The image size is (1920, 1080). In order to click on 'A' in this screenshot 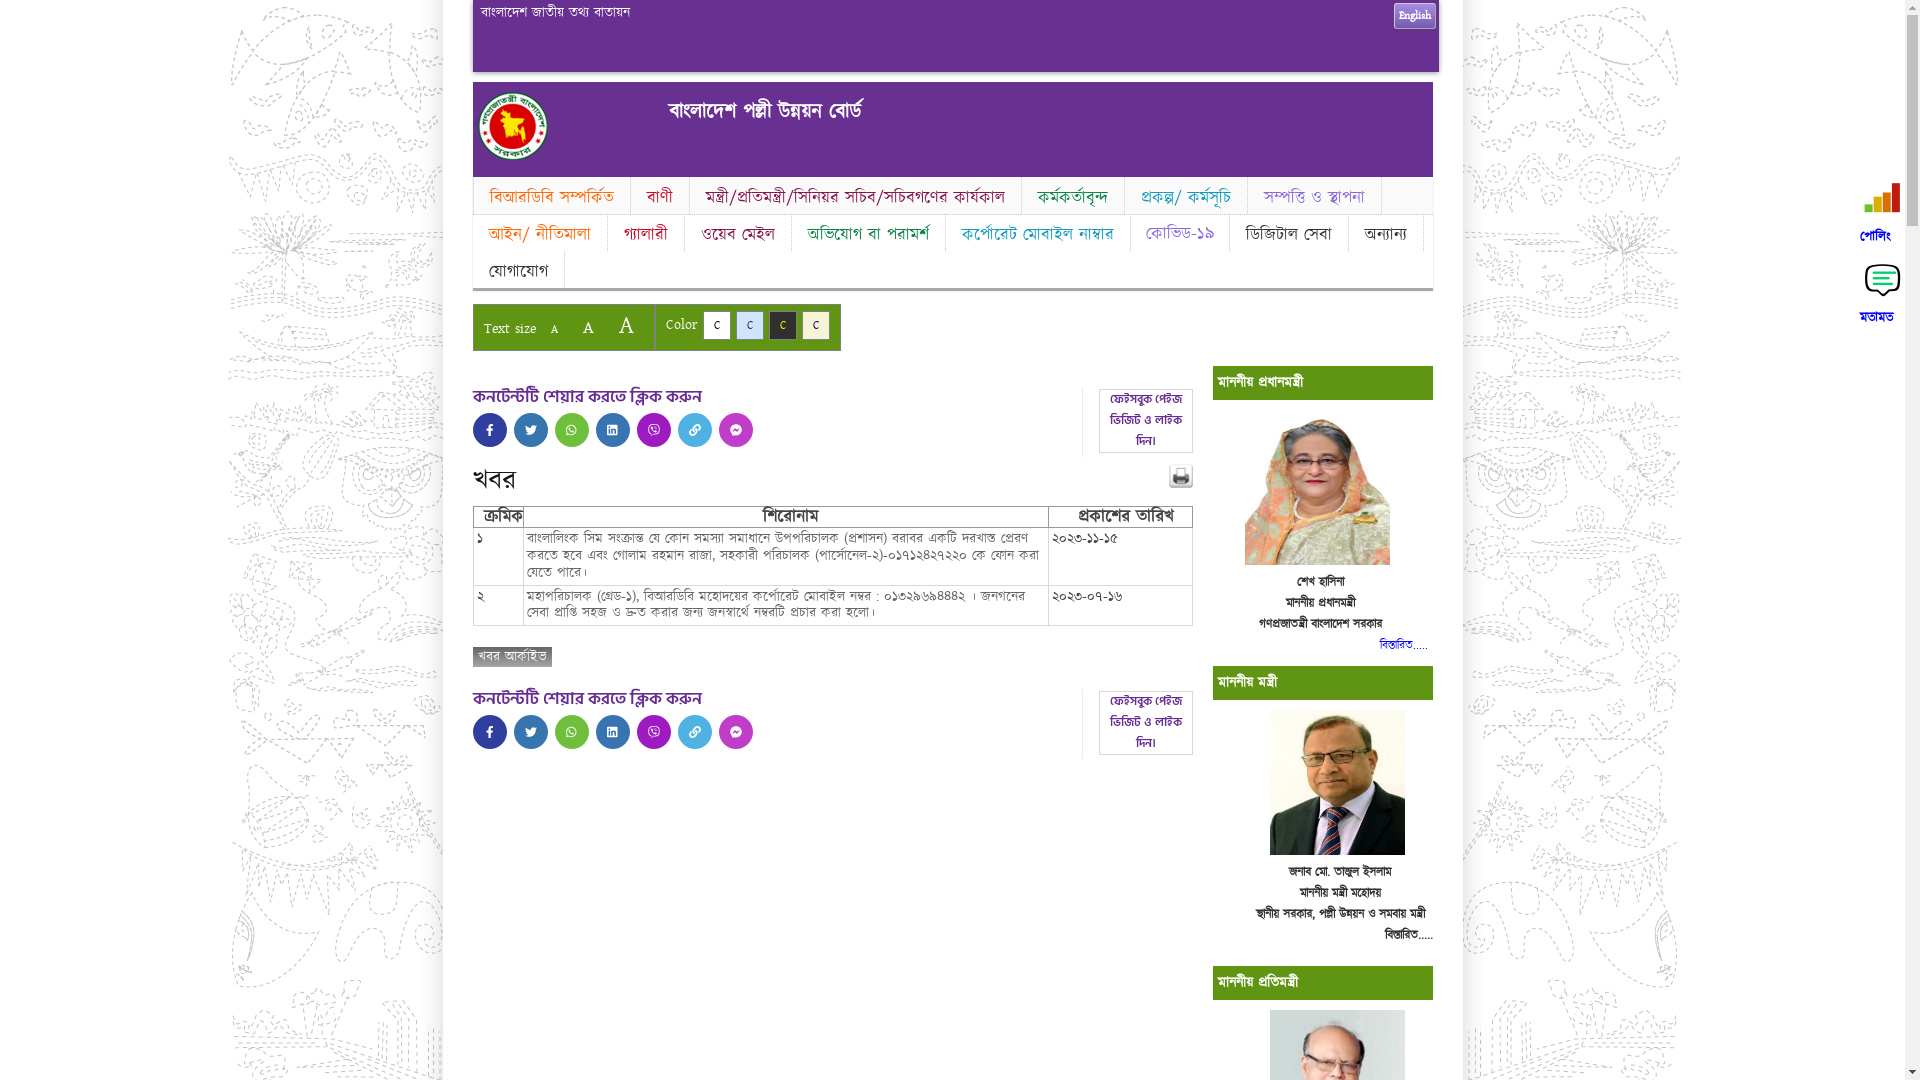, I will do `click(586, 326)`.